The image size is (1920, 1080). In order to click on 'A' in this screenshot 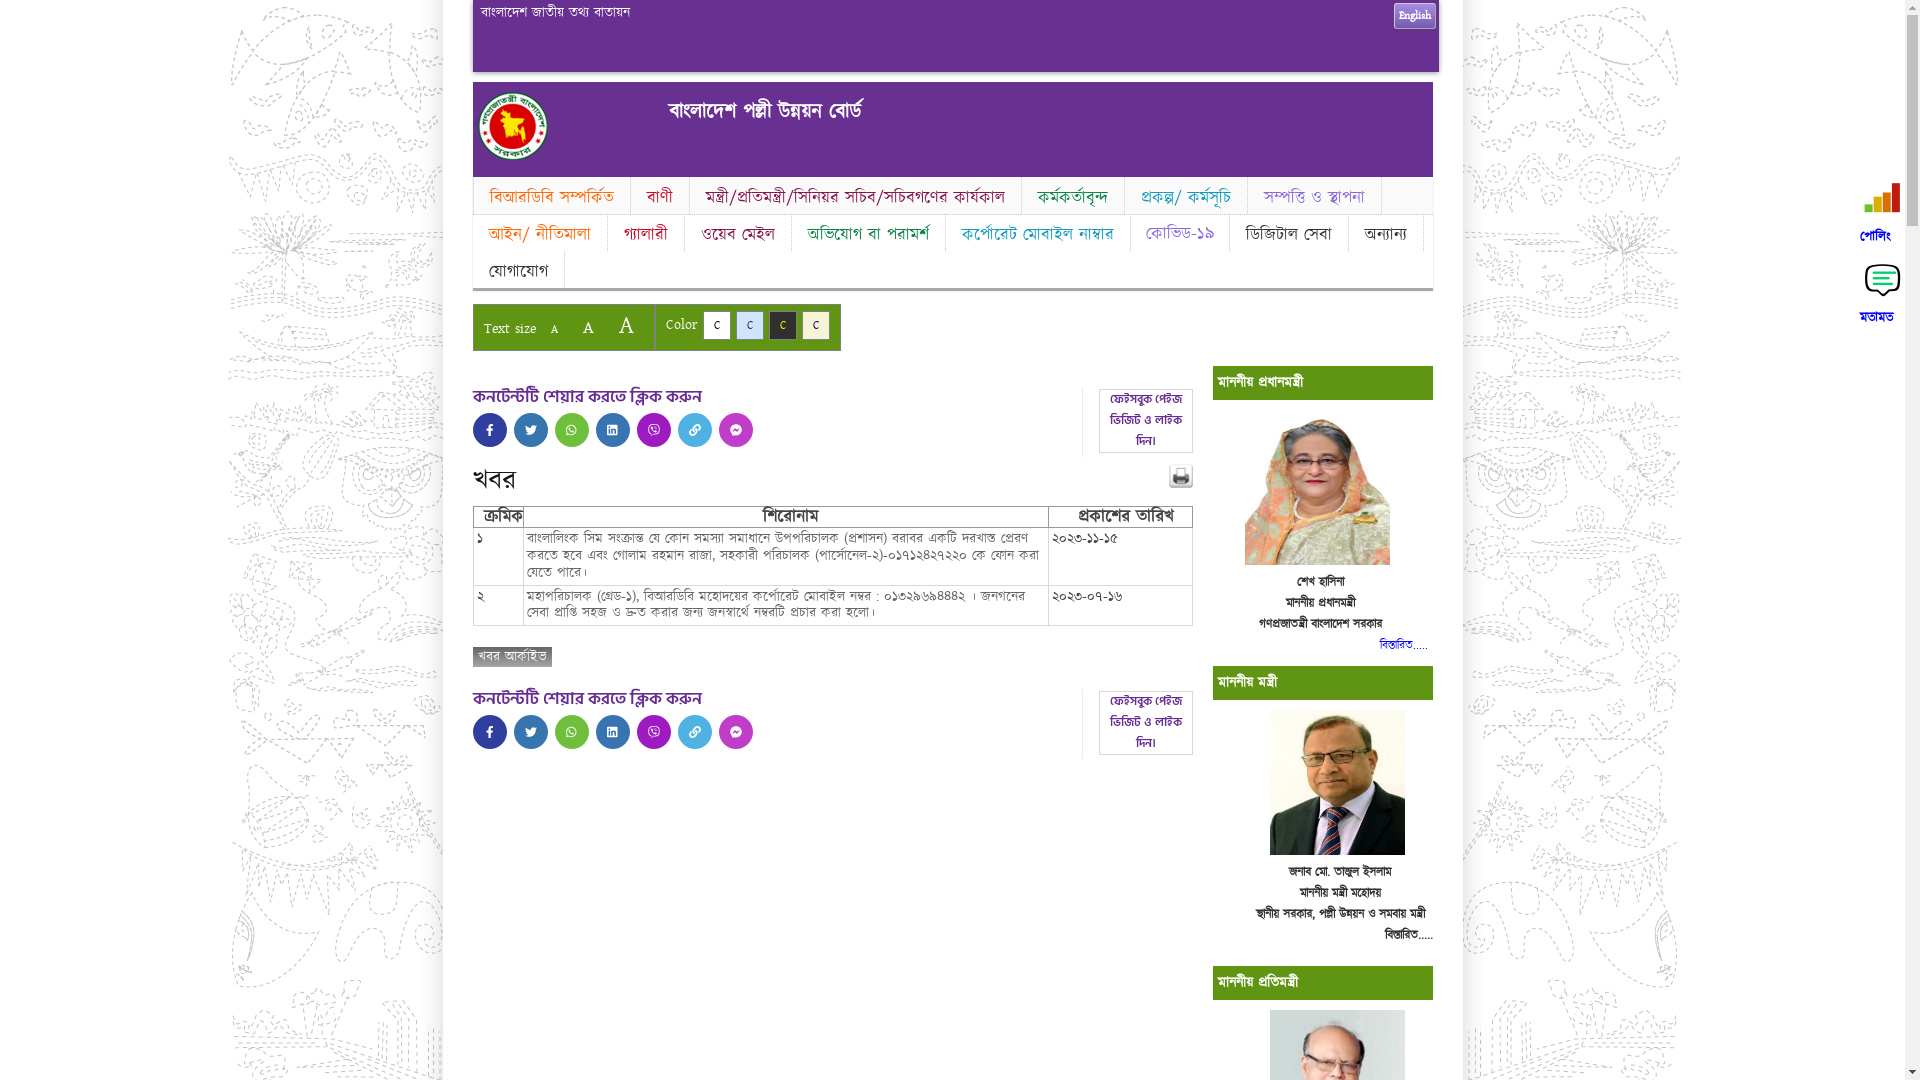, I will do `click(586, 326)`.